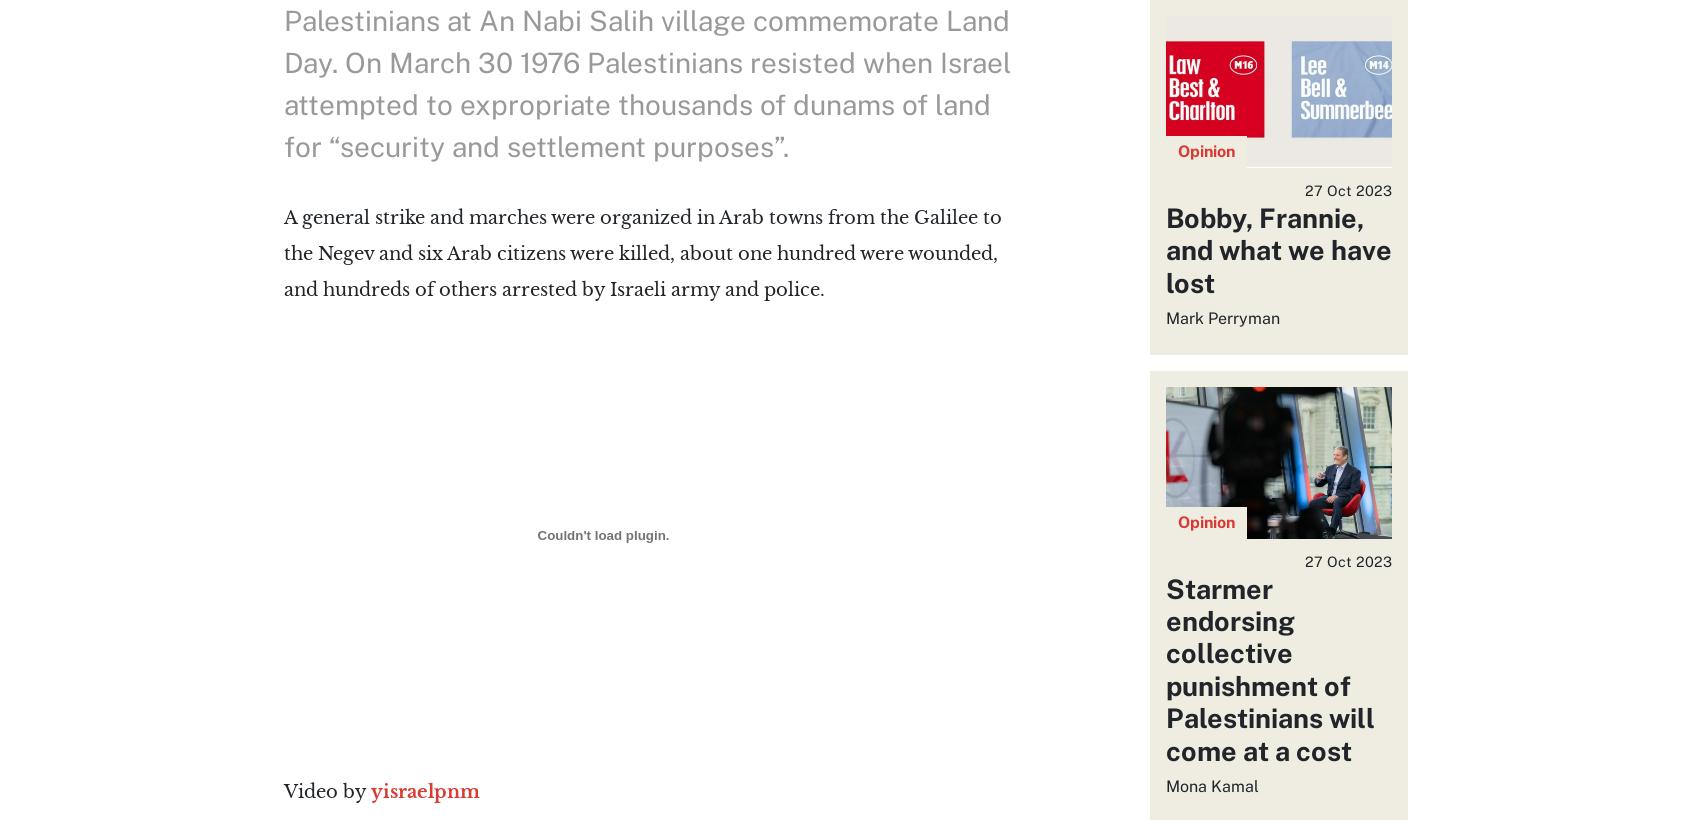 Image resolution: width=1692 pixels, height=820 pixels. Describe the element at coordinates (1276, 248) in the screenshot. I see `'Bobby, Frannie, and what we have lost'` at that location.